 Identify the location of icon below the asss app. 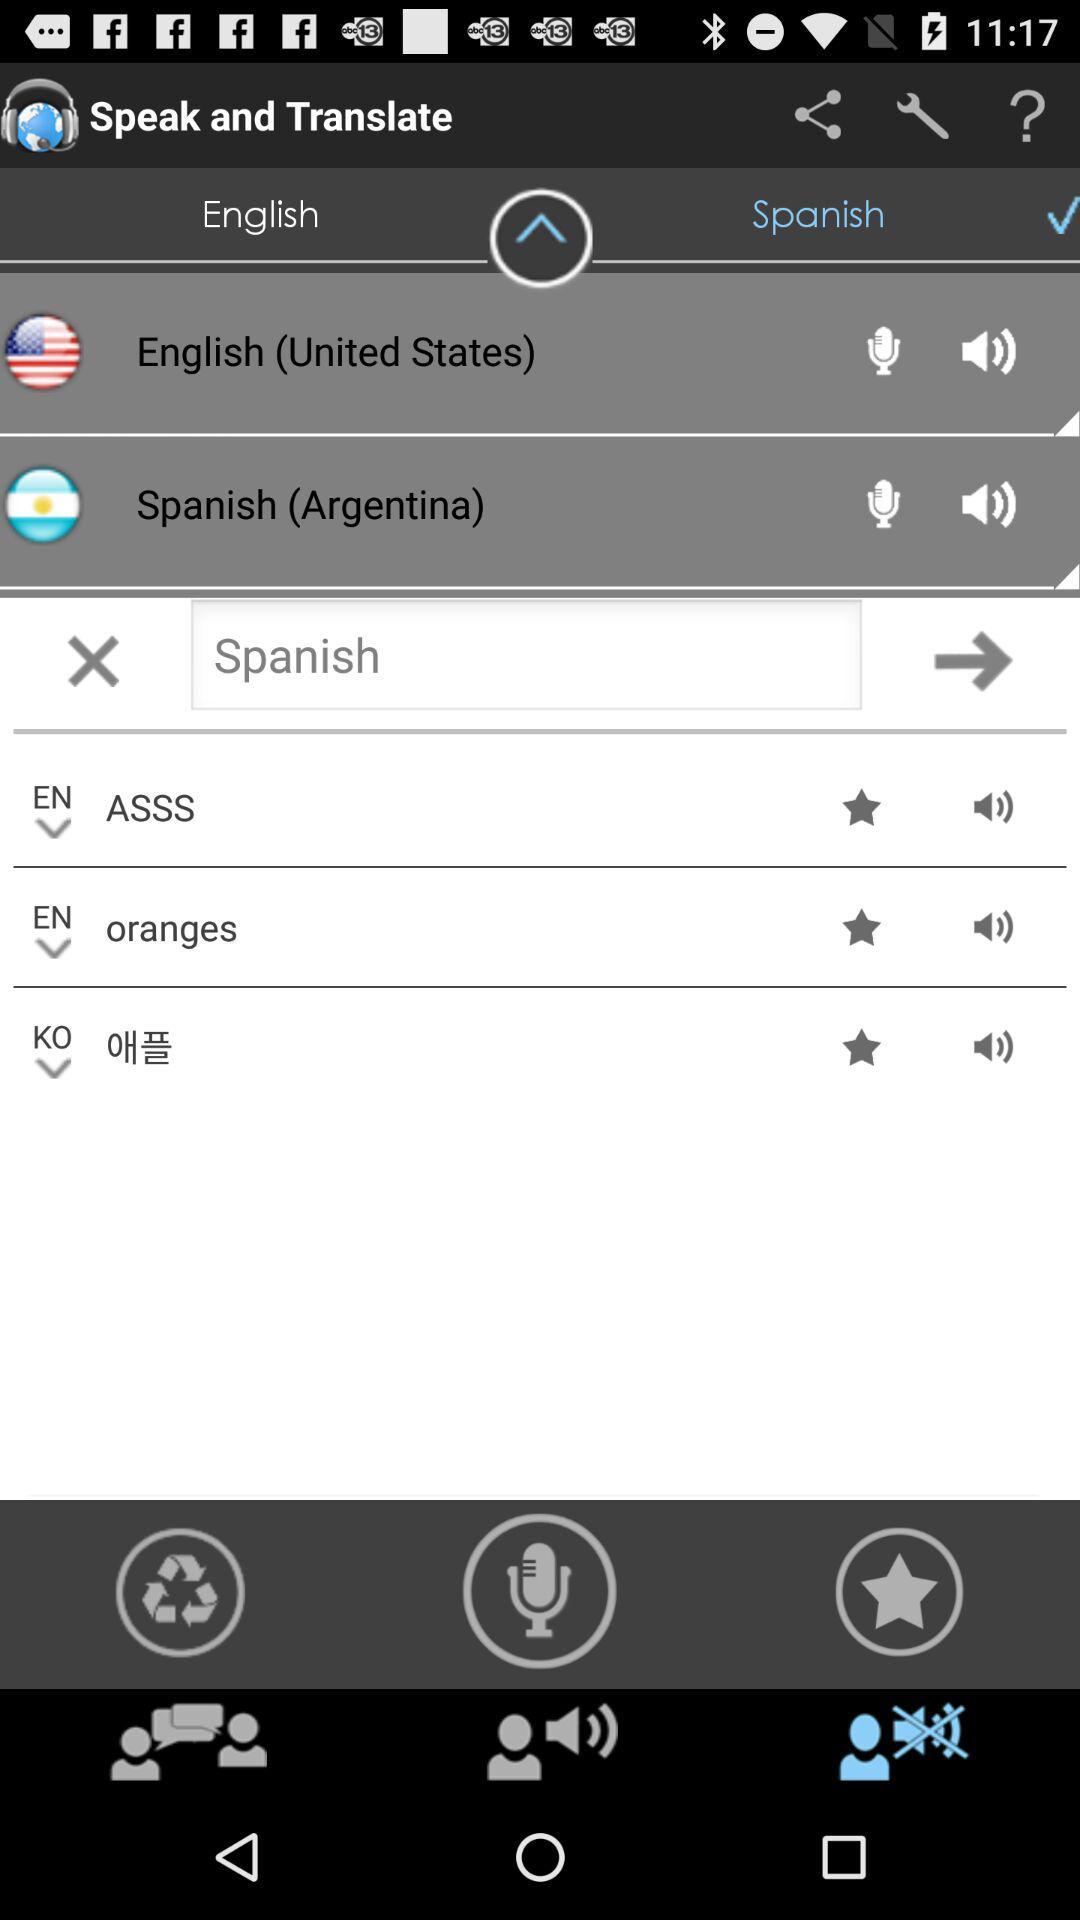
(446, 925).